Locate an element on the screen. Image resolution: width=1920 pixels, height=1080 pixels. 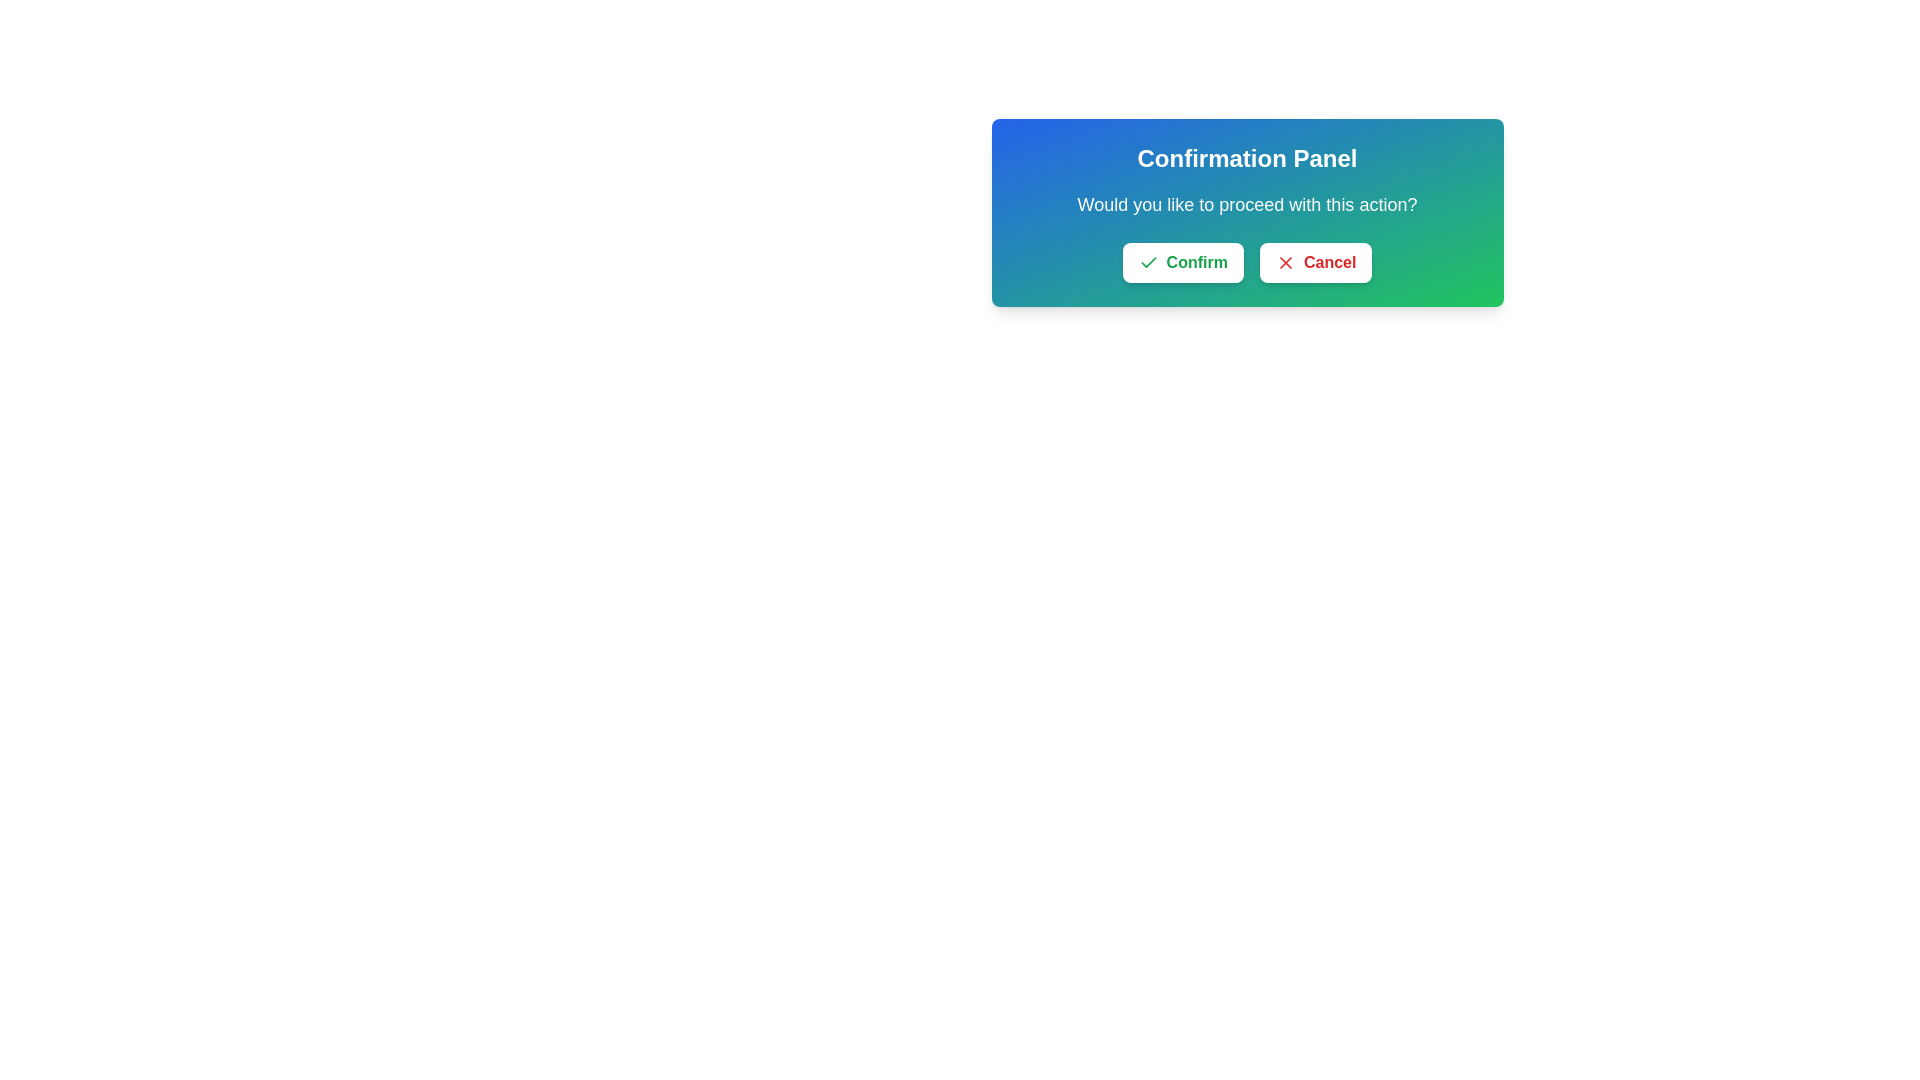
the 'Confirm' button which contains the checkmark icon, located in the center of the interface is located at coordinates (1148, 261).